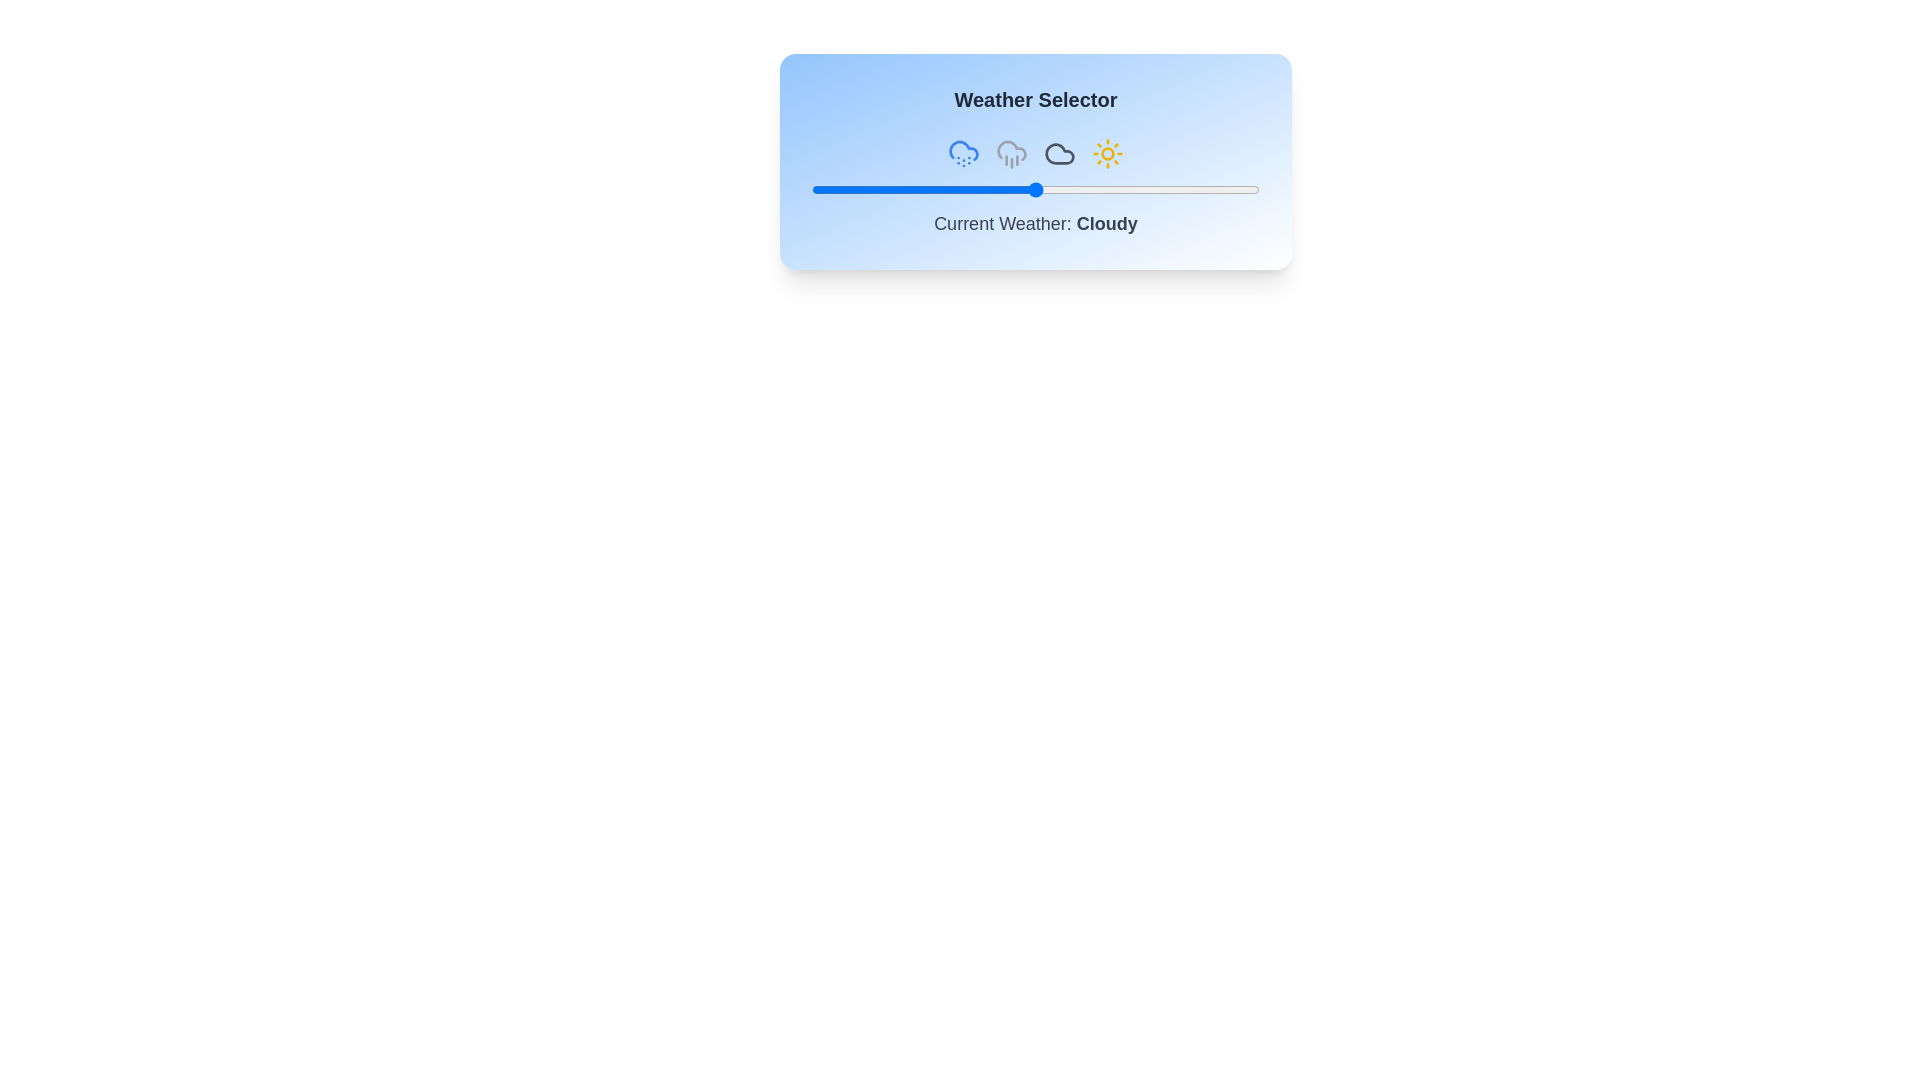 The image size is (1920, 1080). I want to click on the weather slider to 63%, where 63 is a value between 0 and 100, so click(1093, 189).